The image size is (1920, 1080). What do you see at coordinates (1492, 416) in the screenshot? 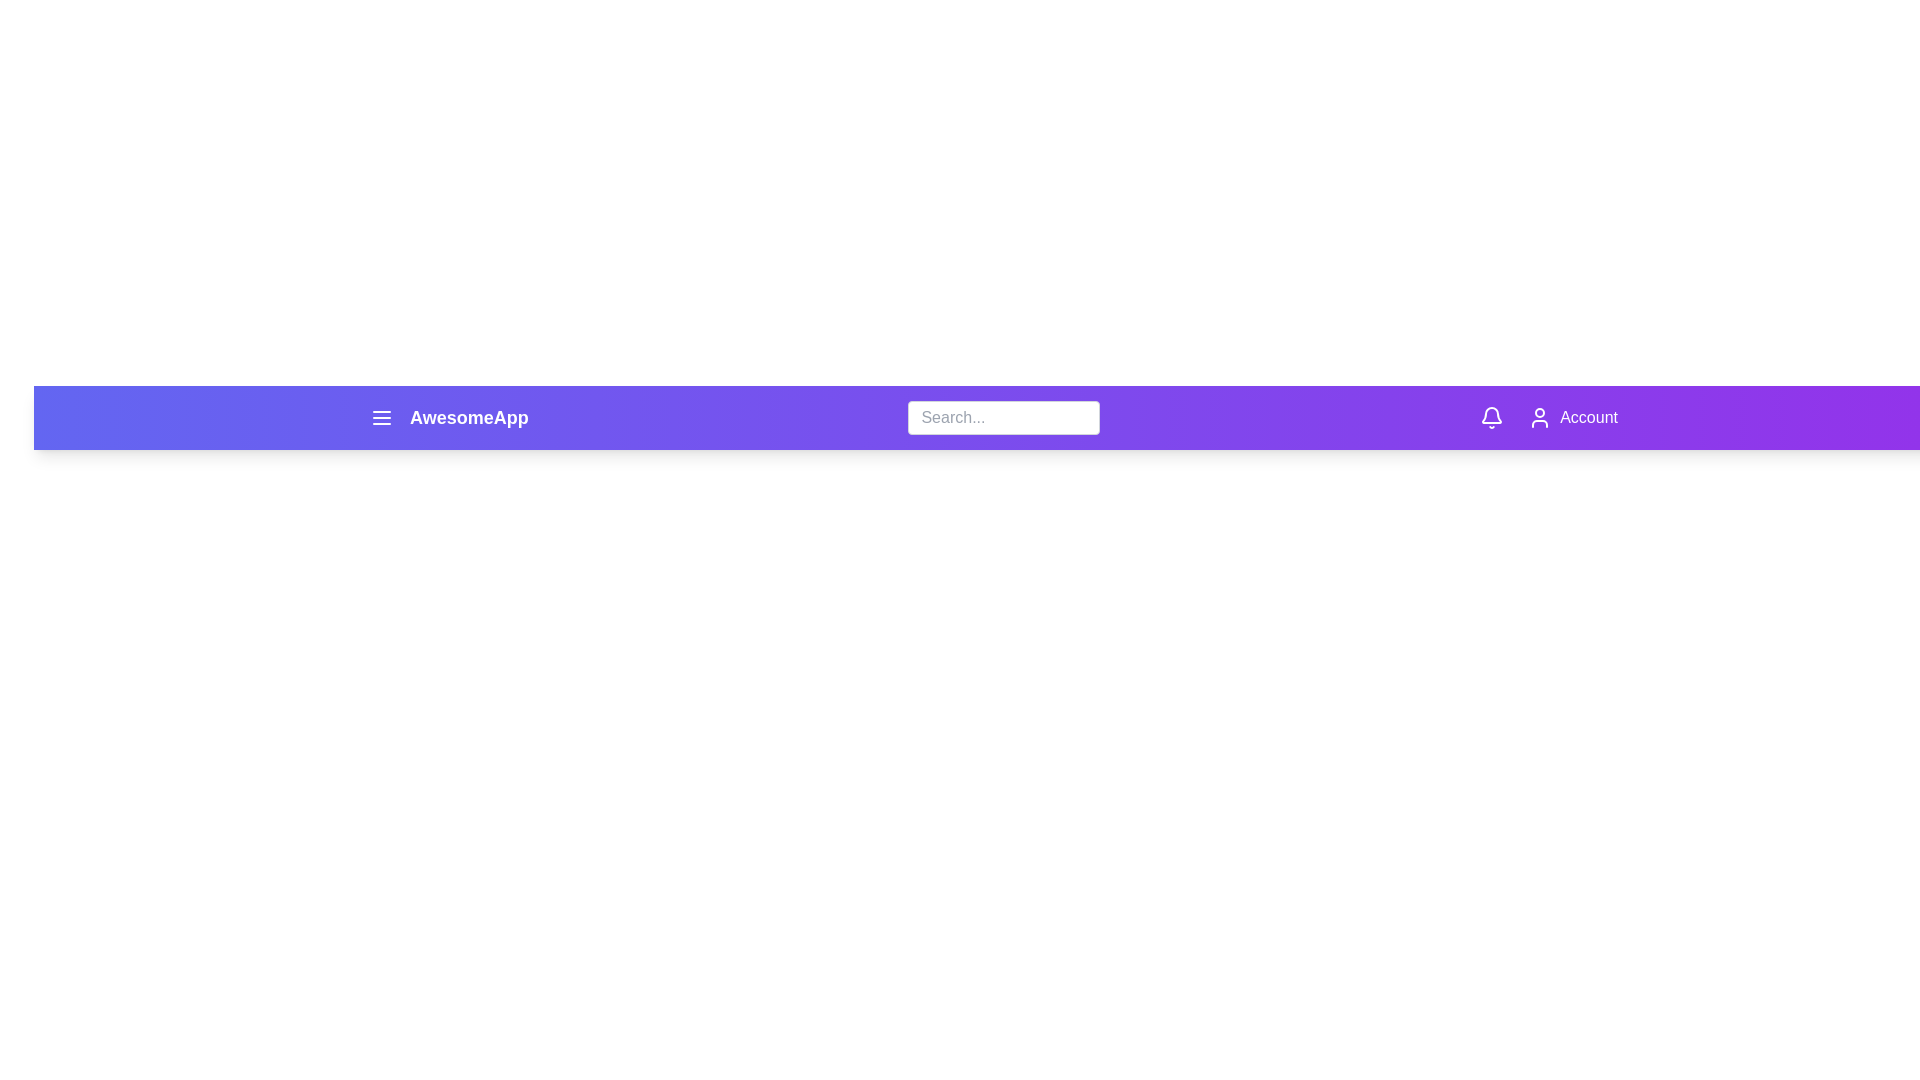
I see `the notification bell button` at bounding box center [1492, 416].